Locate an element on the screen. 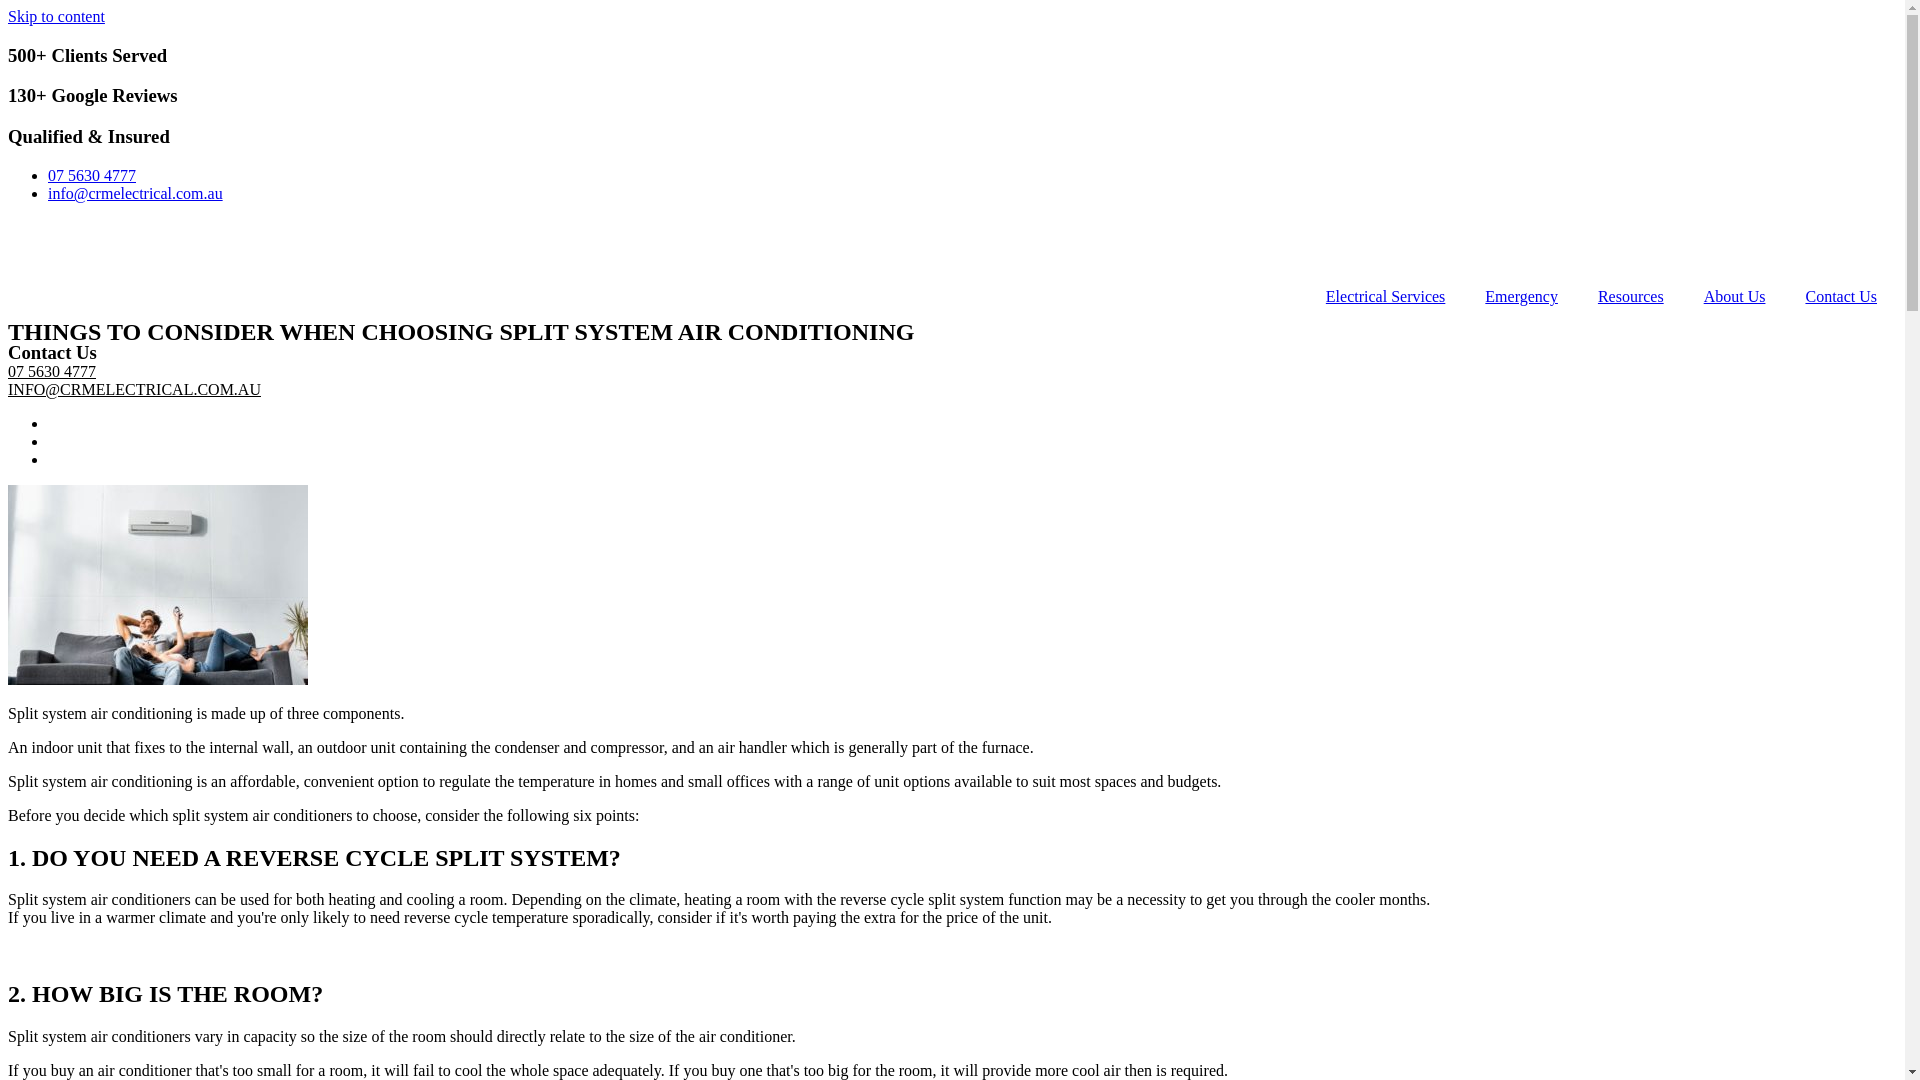  'Resources' is located at coordinates (1631, 297).